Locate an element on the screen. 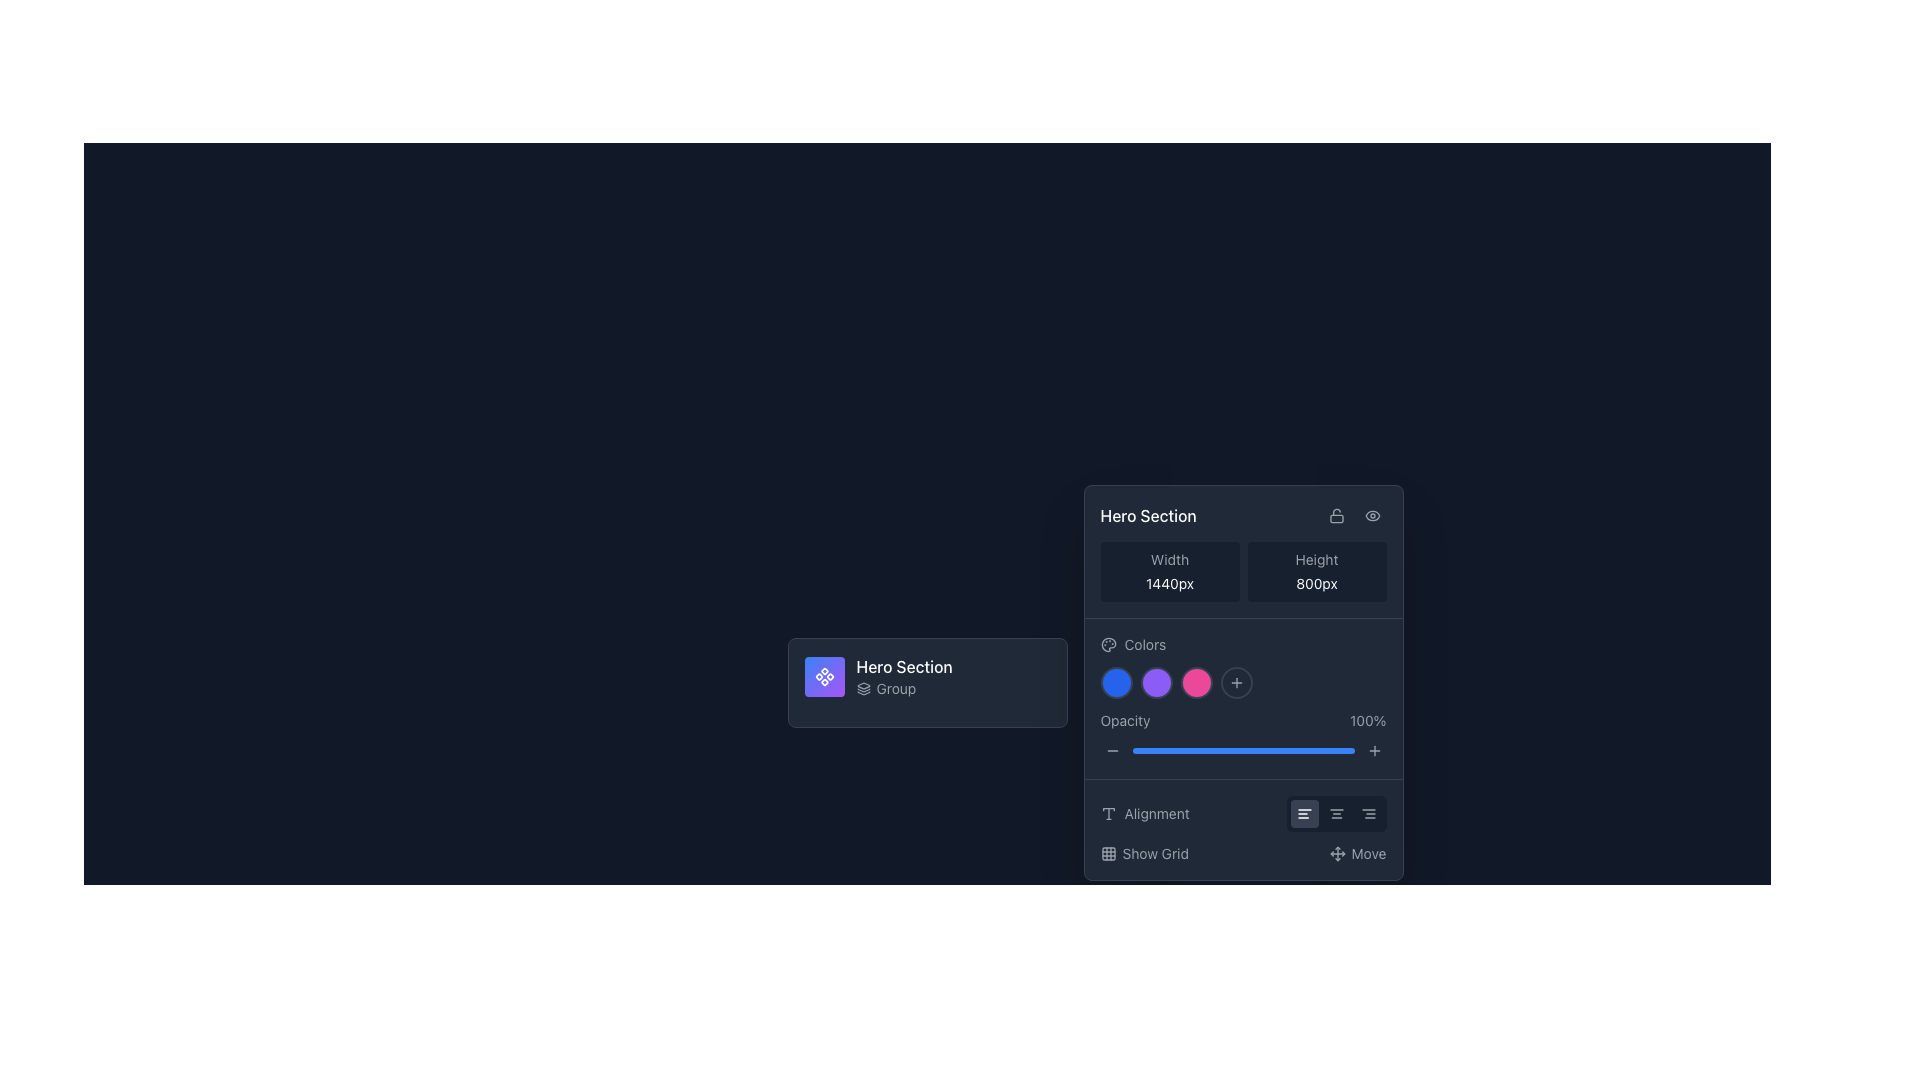  slider is located at coordinates (1266, 751).